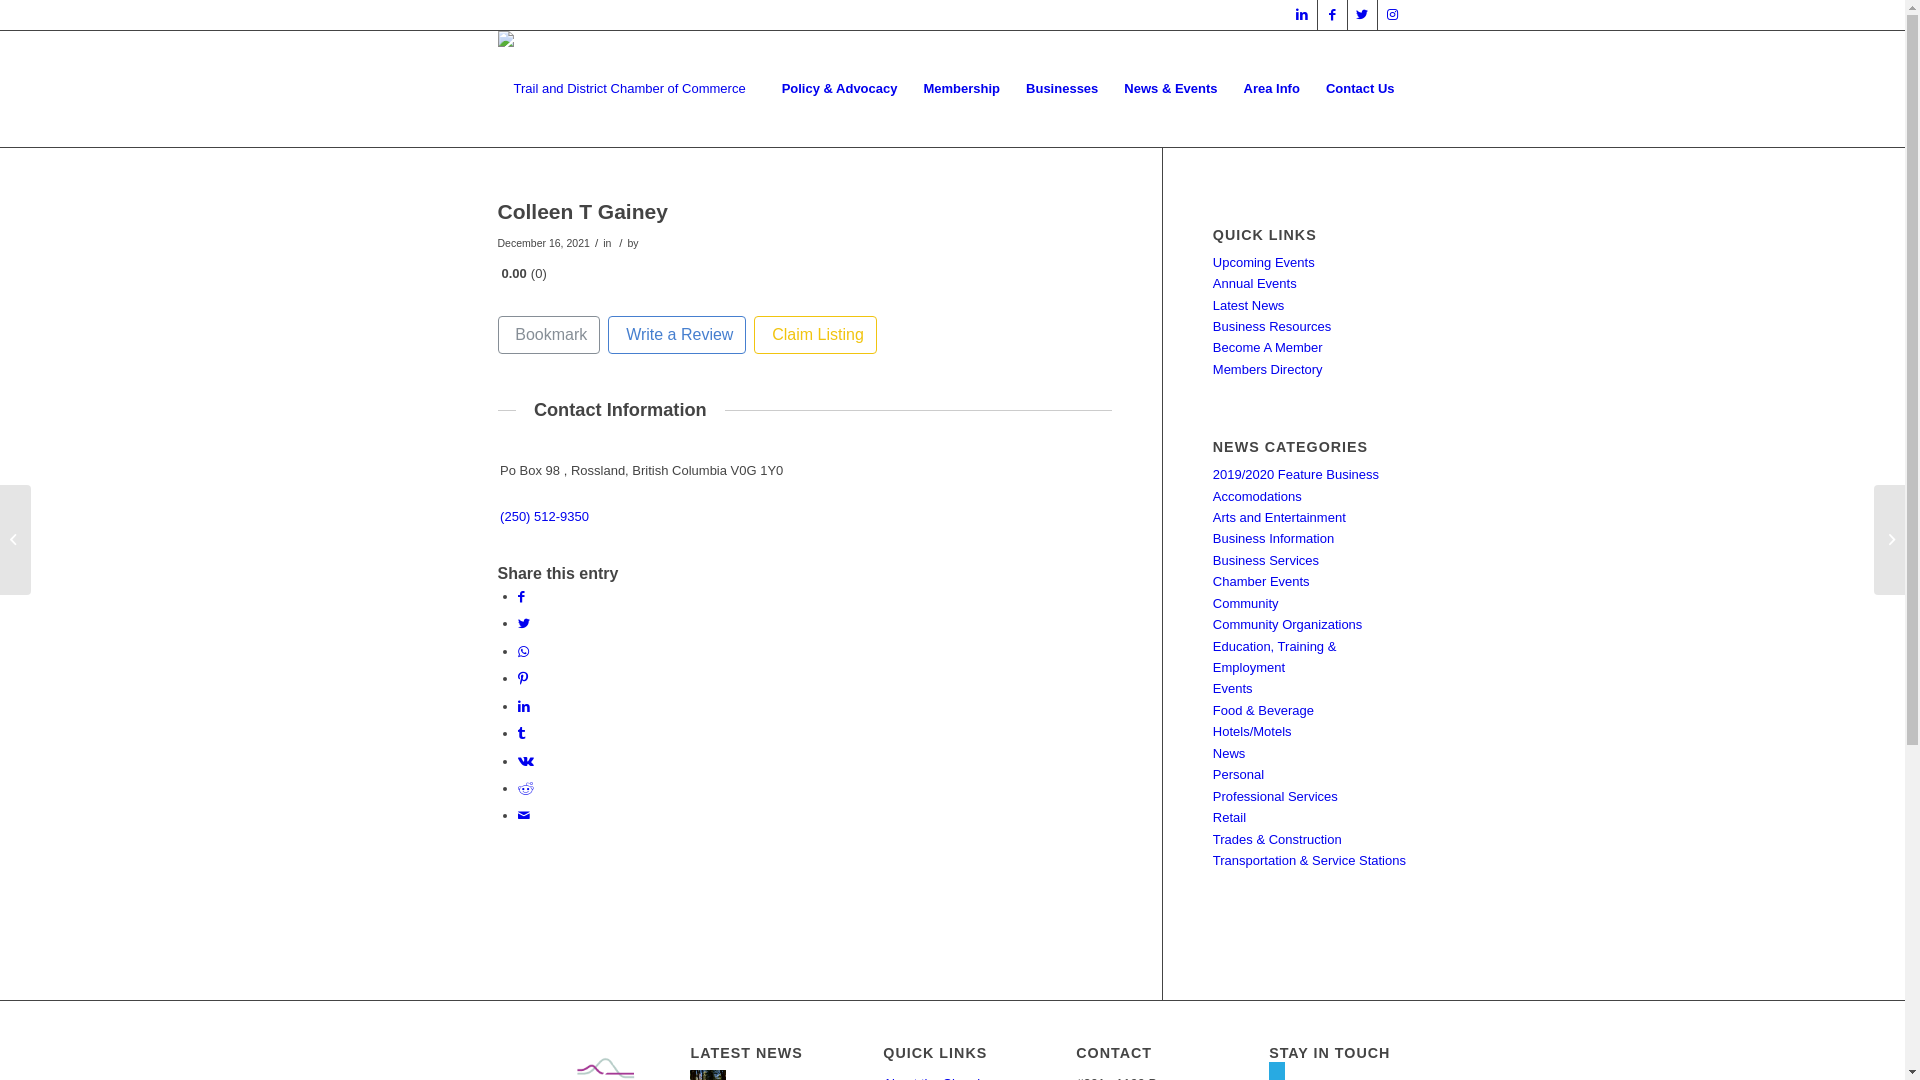 This screenshot has width=1920, height=1080. Describe the element at coordinates (1260, 581) in the screenshot. I see `'Chamber Events'` at that location.